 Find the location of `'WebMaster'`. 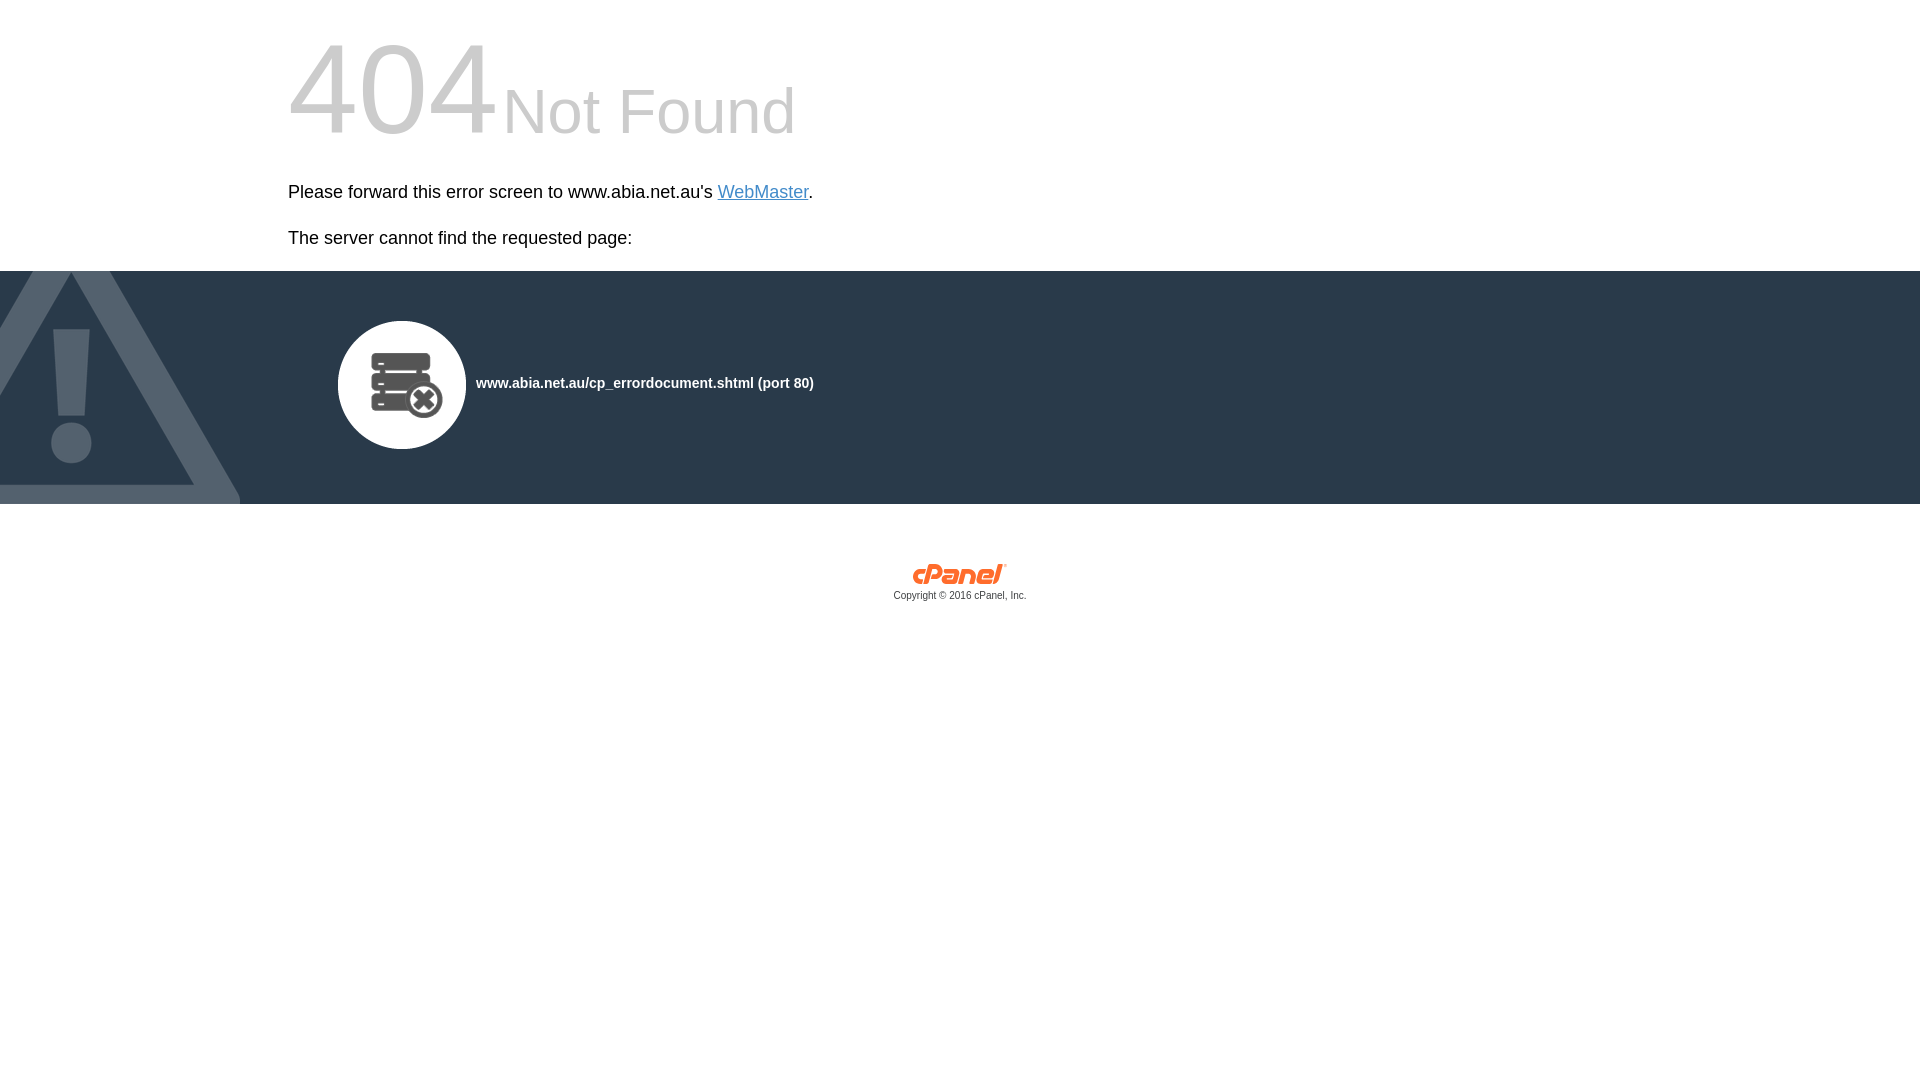

'WebMaster' is located at coordinates (762, 192).